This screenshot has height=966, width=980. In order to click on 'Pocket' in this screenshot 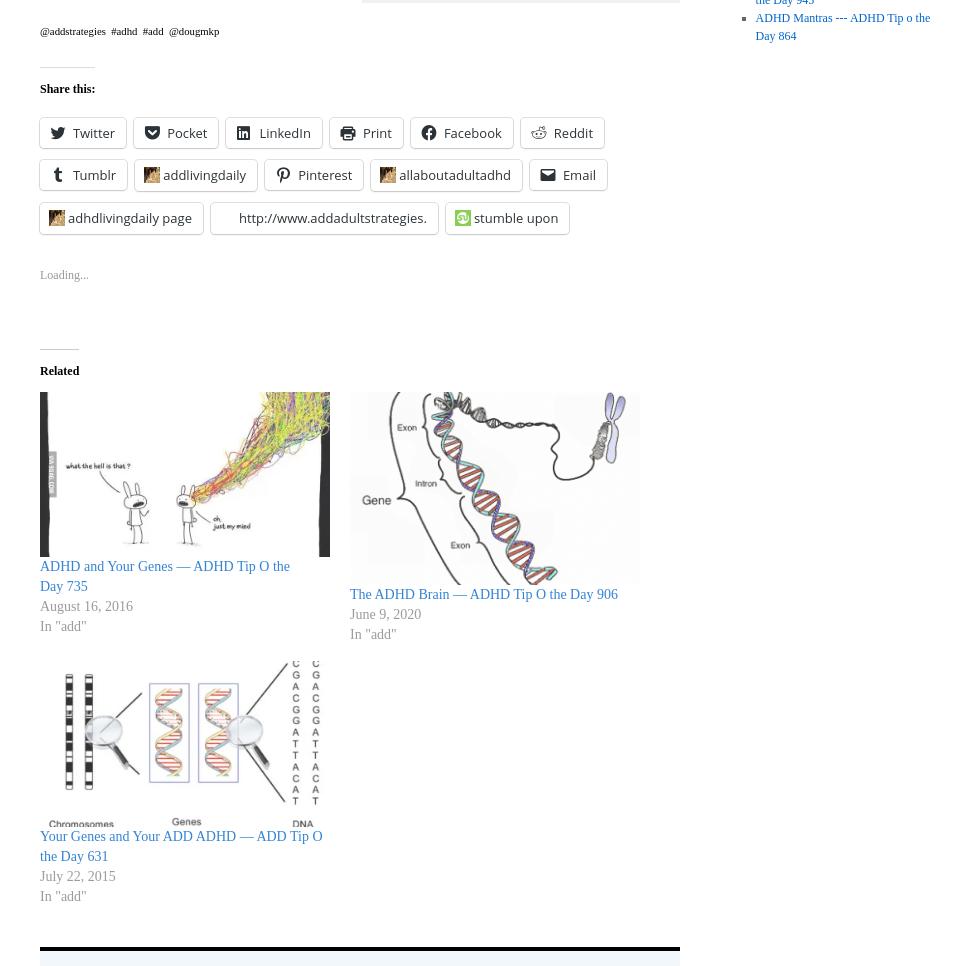, I will do `click(186, 131)`.